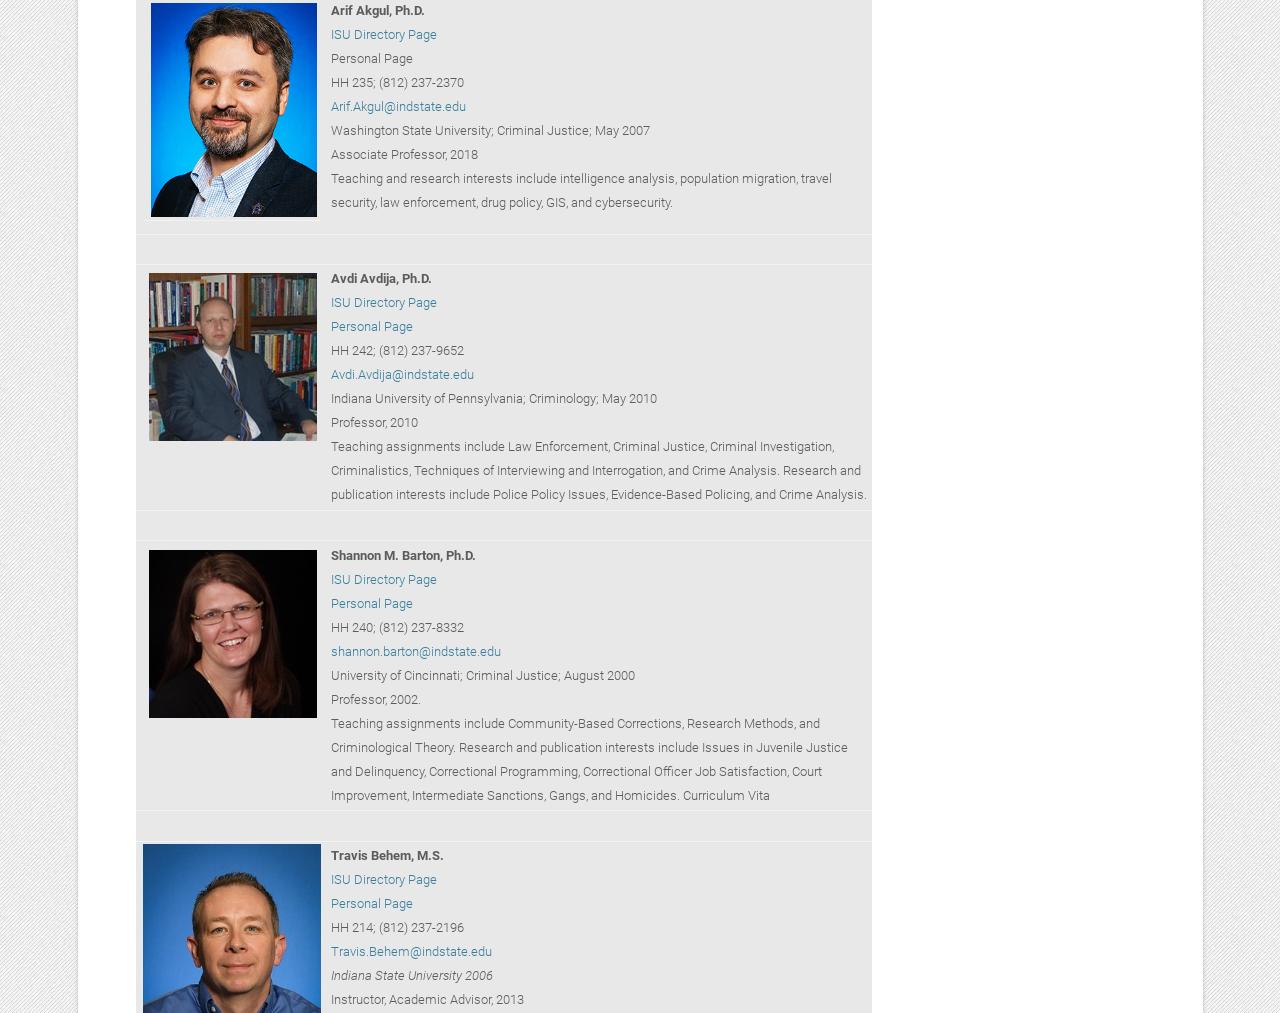 Image resolution: width=1280 pixels, height=1013 pixels. Describe the element at coordinates (401, 554) in the screenshot. I see `'Shannon M. Barton, Ph.D.'` at that location.